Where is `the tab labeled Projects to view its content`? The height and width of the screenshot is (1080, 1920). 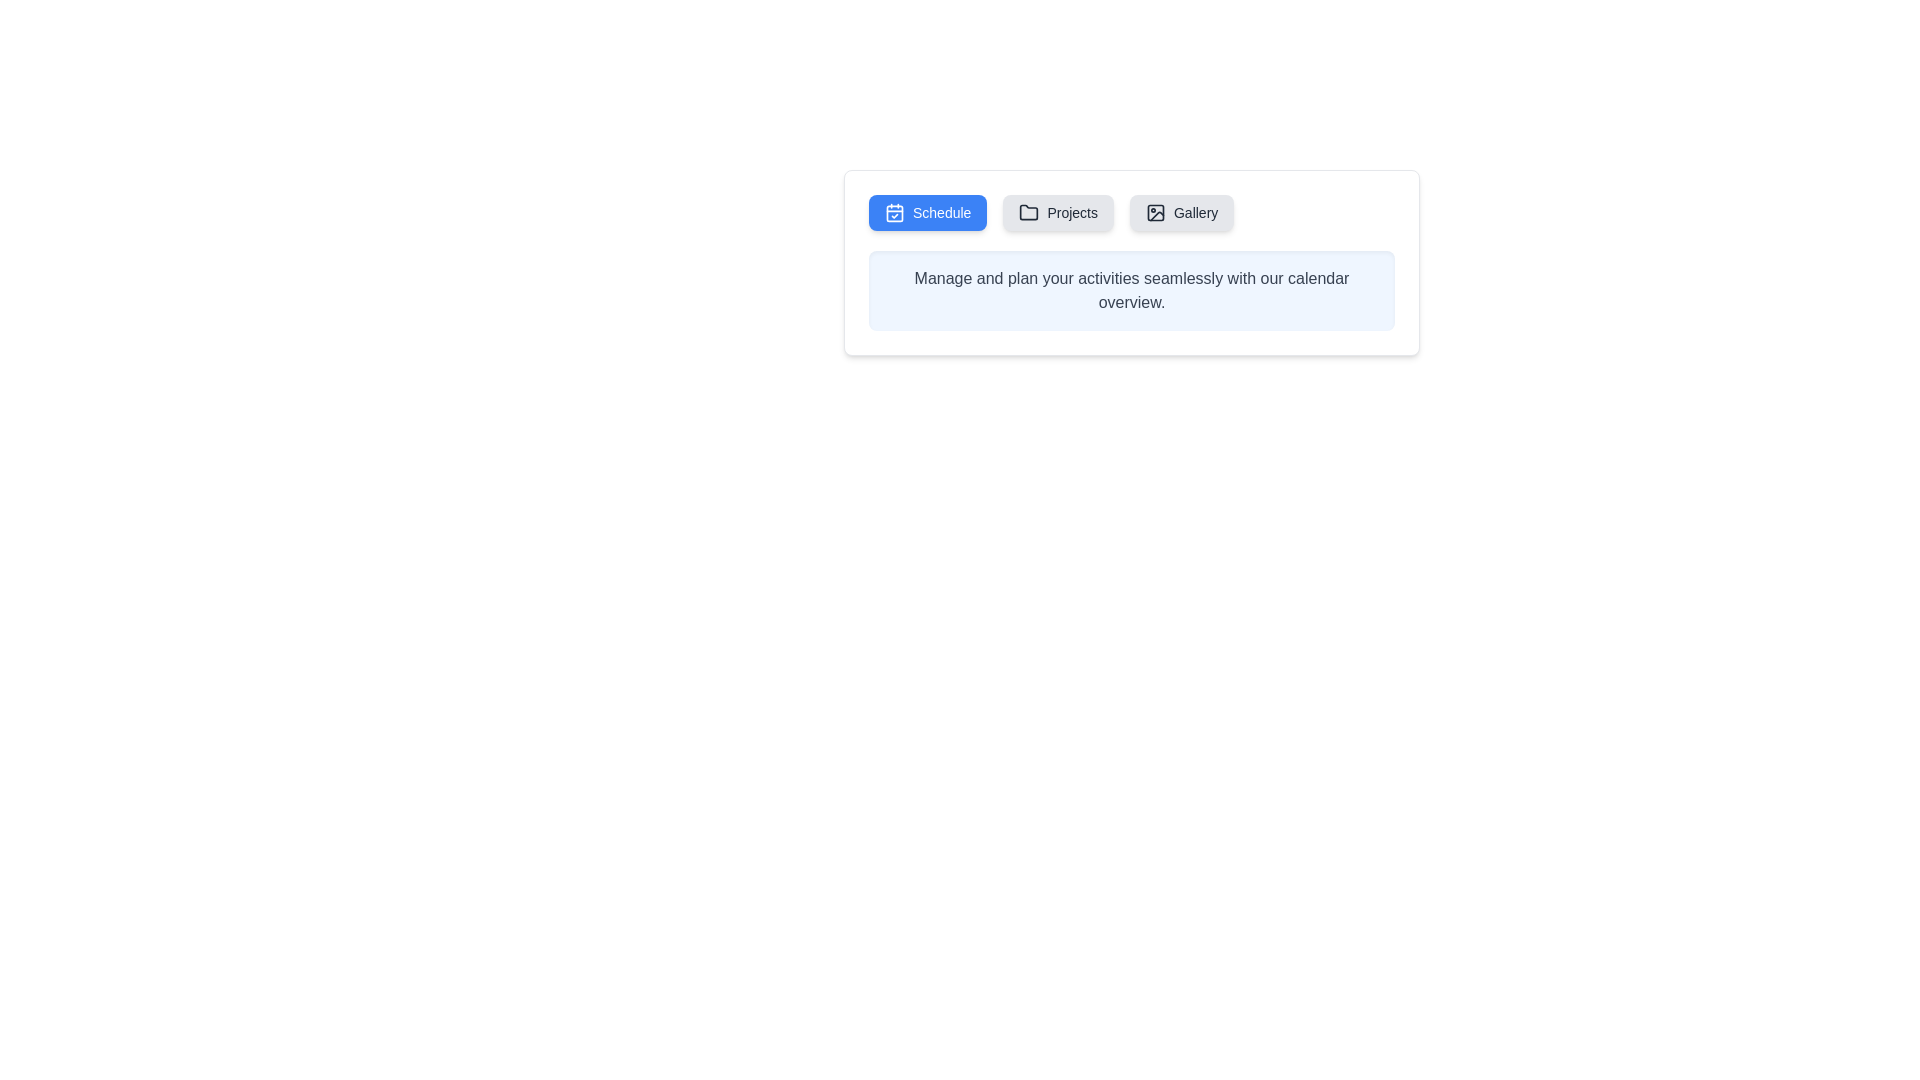 the tab labeled Projects to view its content is located at coordinates (1056, 212).